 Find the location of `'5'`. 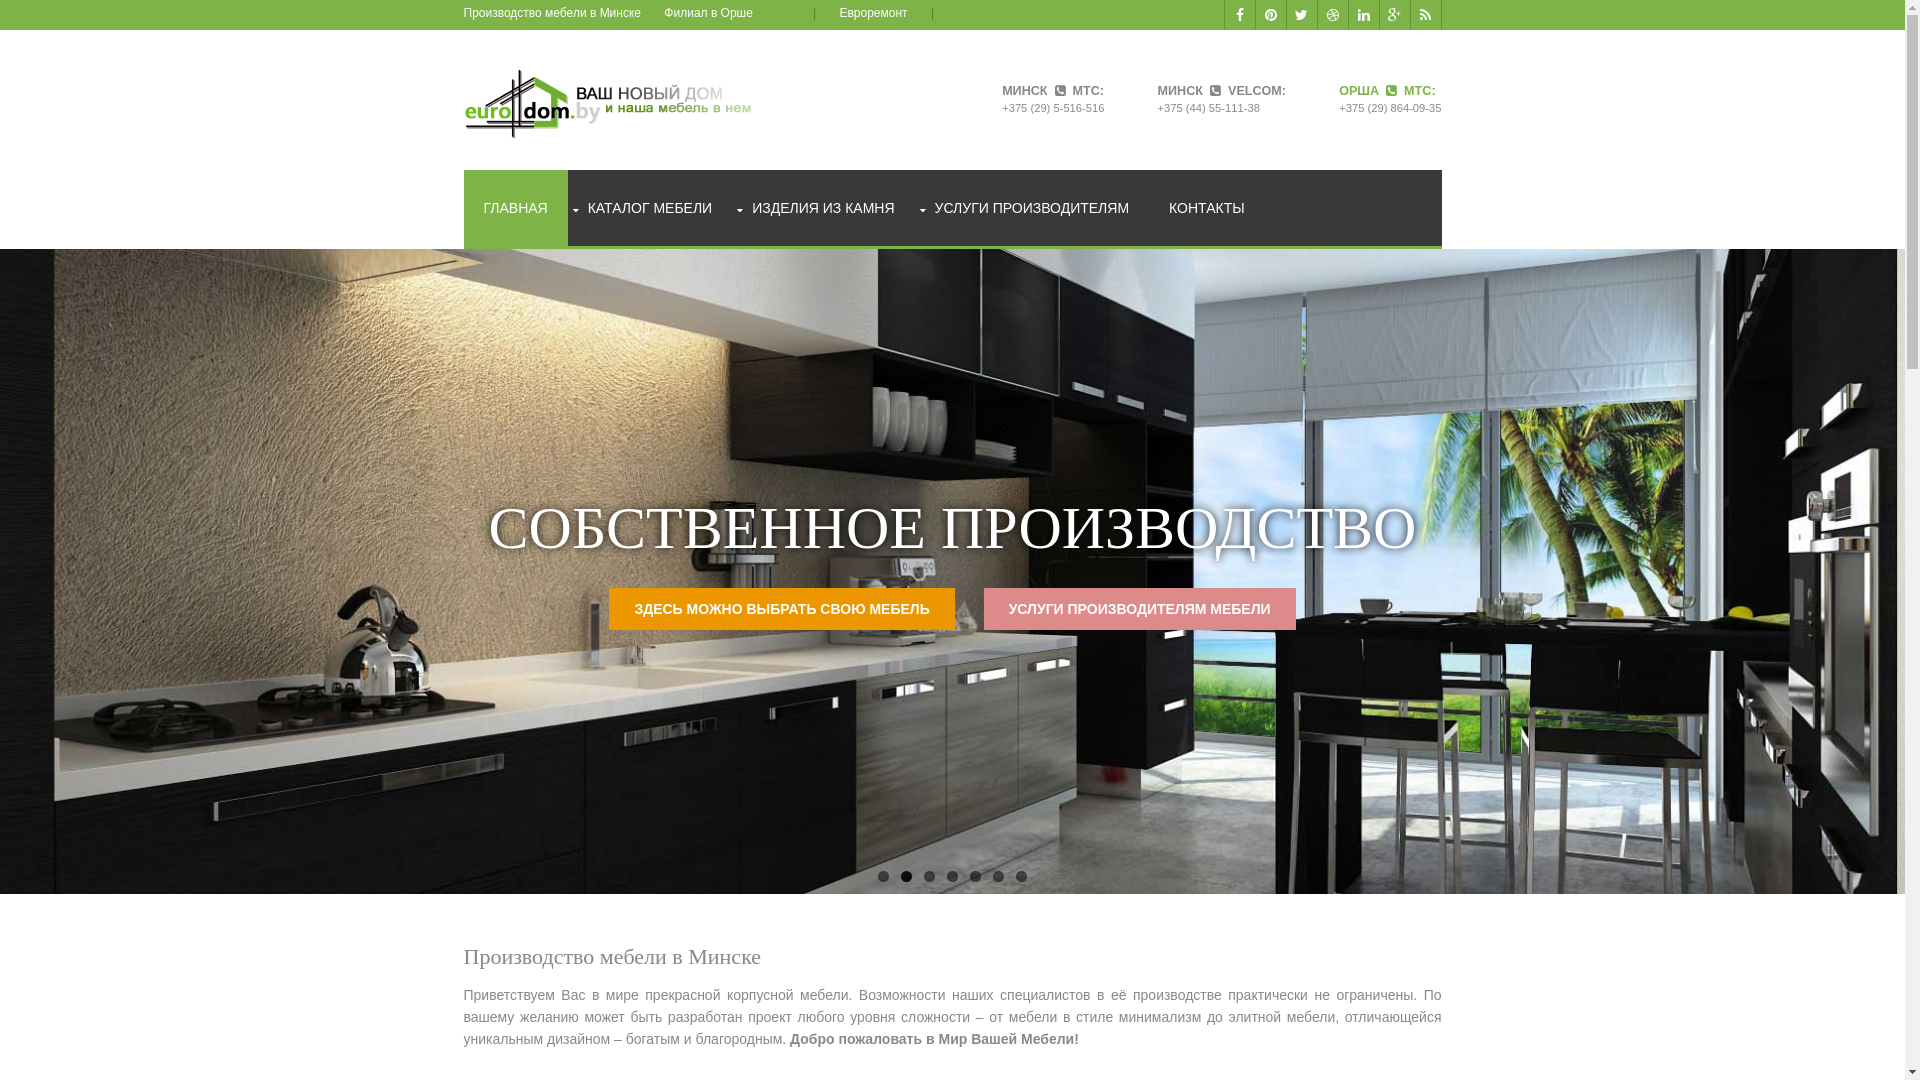

'5' is located at coordinates (975, 875).